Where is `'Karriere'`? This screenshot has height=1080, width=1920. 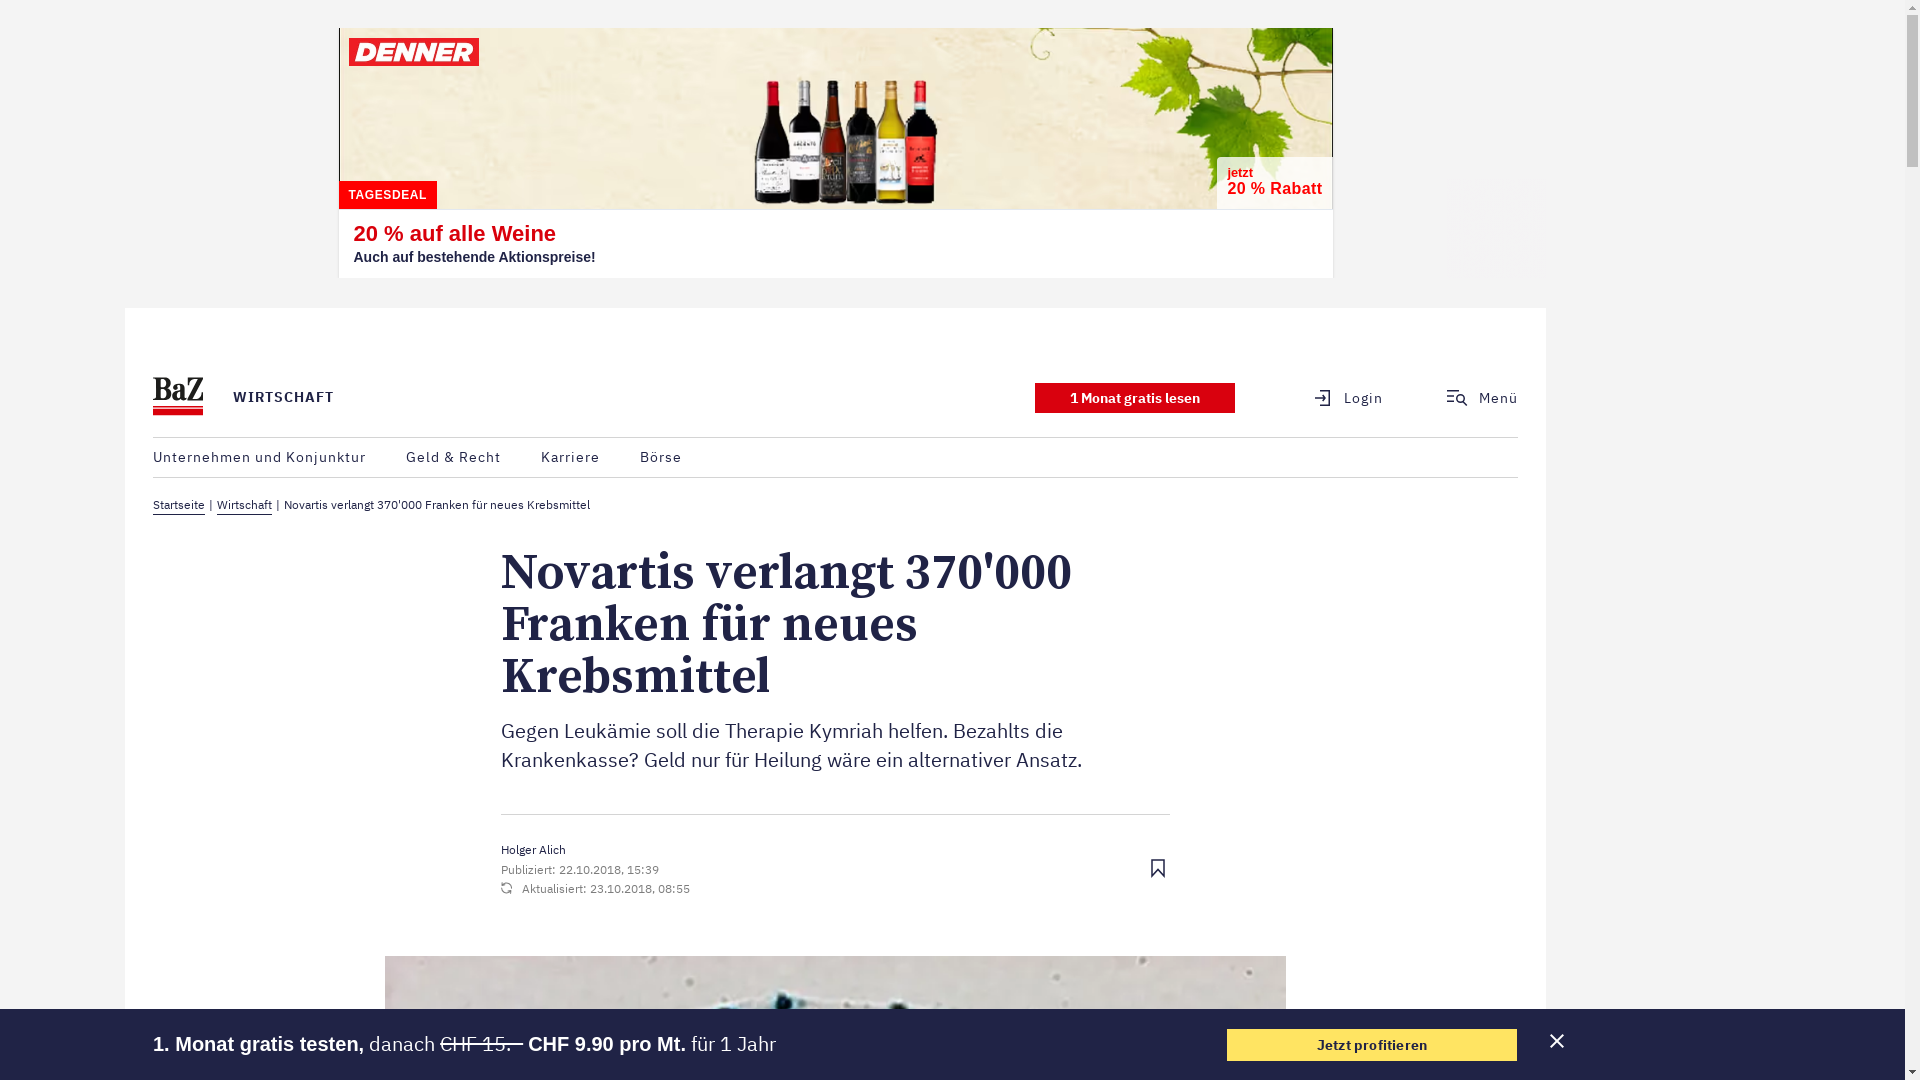 'Karriere' is located at coordinates (569, 457).